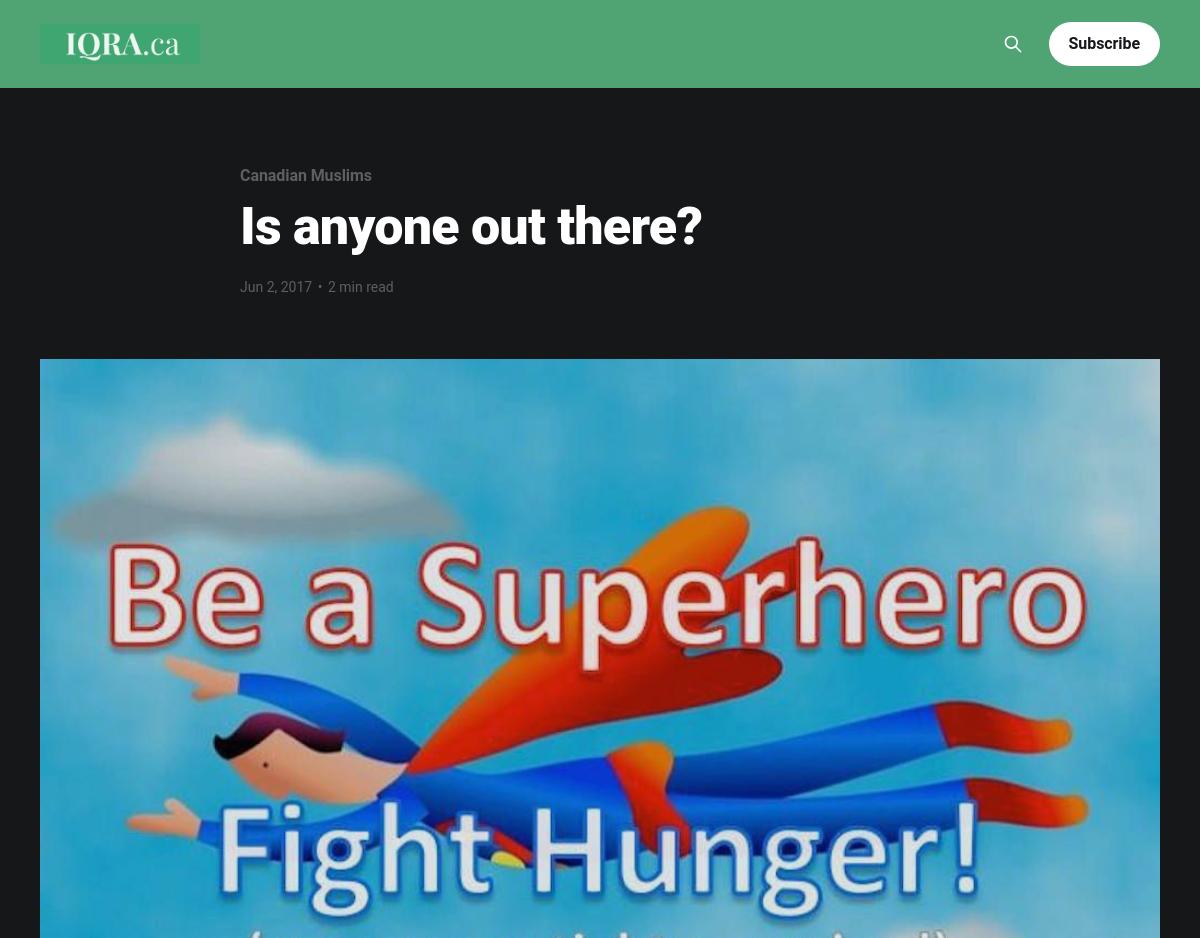  Describe the element at coordinates (305, 174) in the screenshot. I see `'Canadian Muslims'` at that location.